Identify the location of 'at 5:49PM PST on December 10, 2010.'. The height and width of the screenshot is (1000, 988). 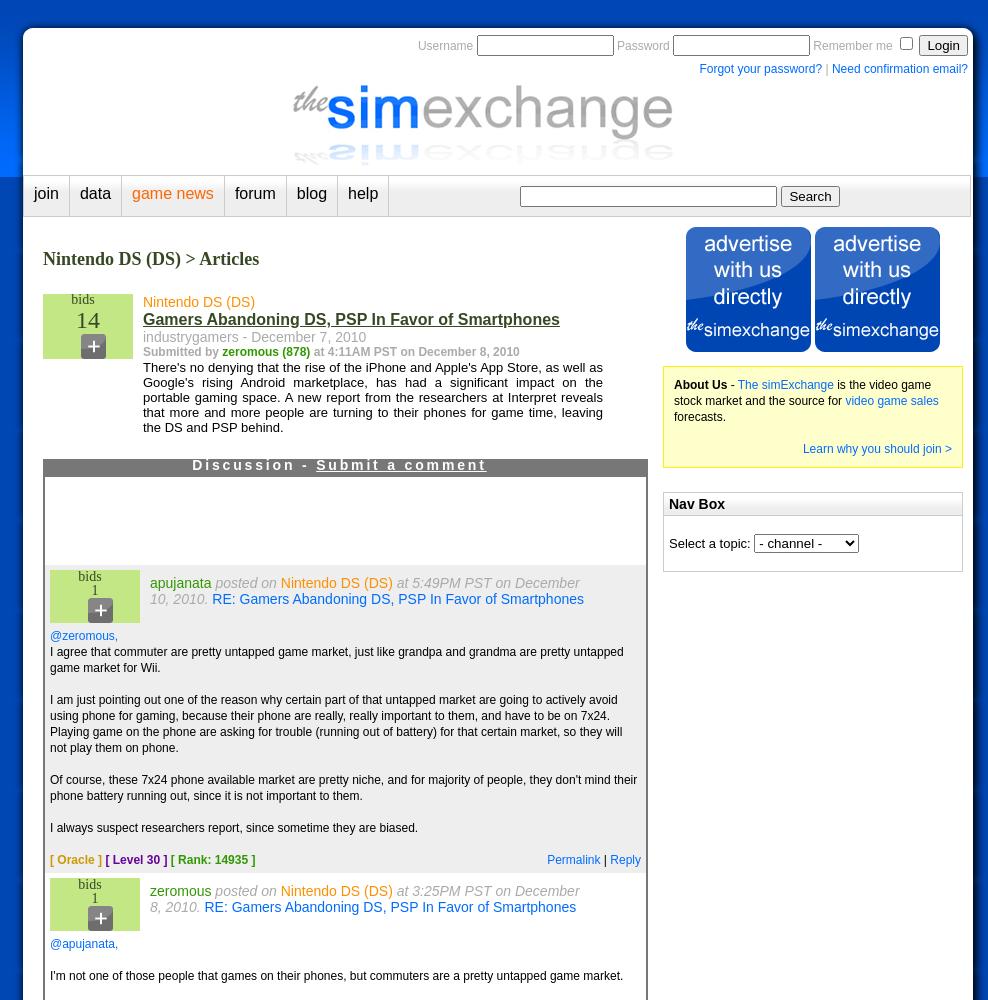
(364, 590).